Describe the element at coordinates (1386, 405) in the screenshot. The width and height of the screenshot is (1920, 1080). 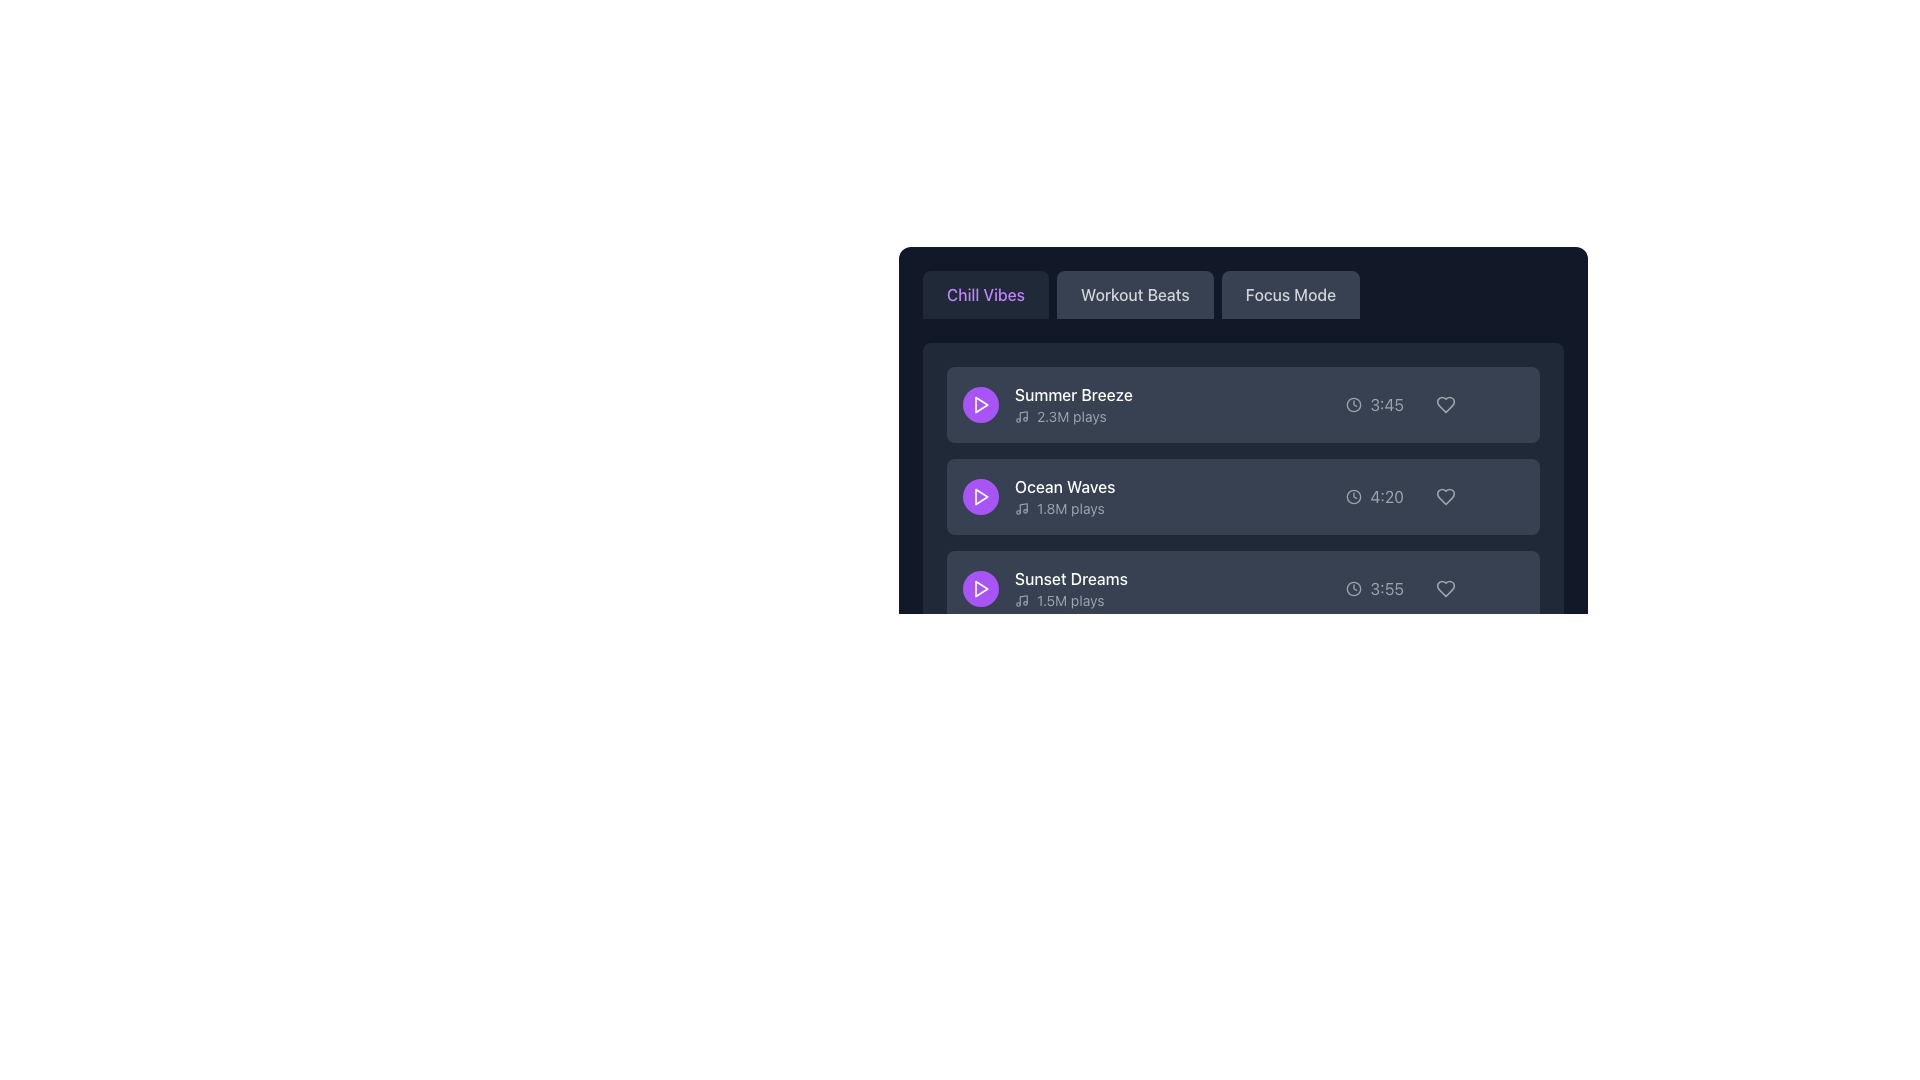
I see `text label displaying the duration of the song 'Summer Breeze', located on the right side of the row, second in the group after the clock icon` at that location.